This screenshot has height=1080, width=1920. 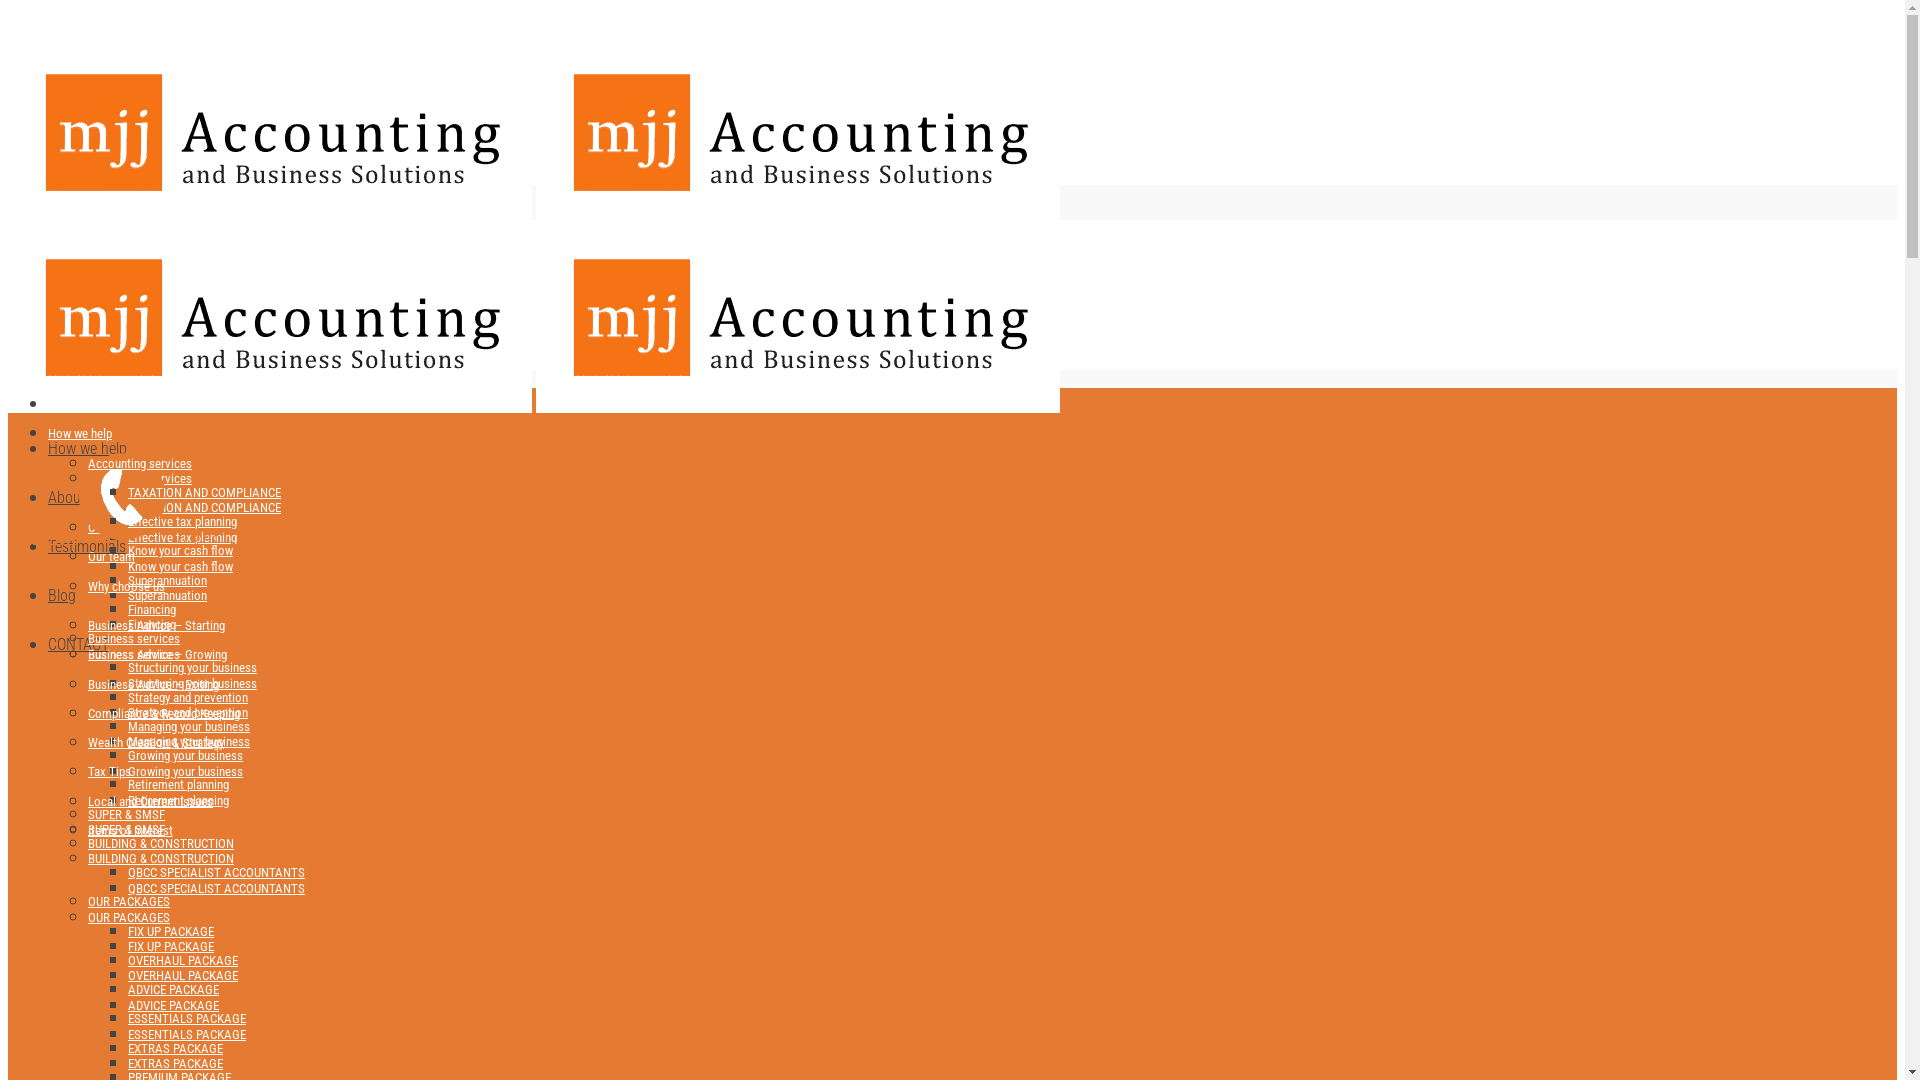 I want to click on 'Effective tax planning', so click(x=182, y=536).